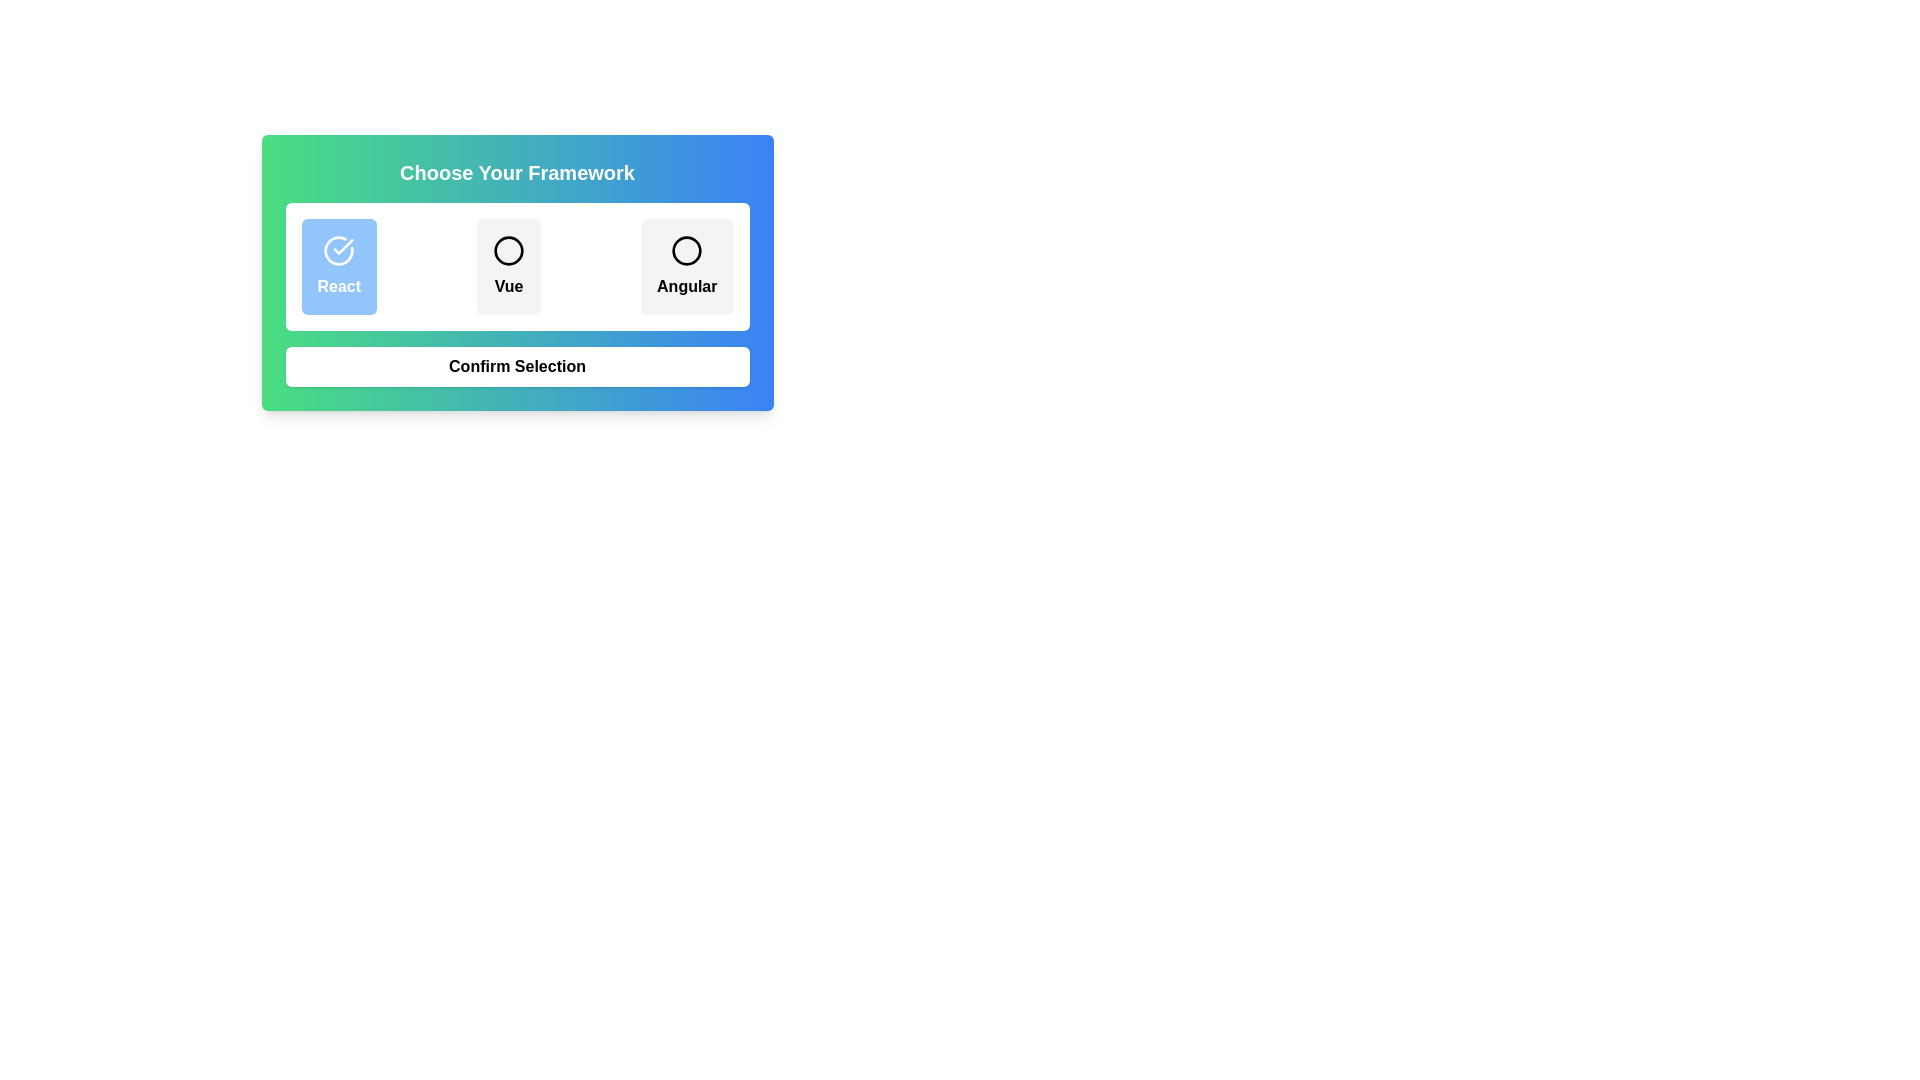 The image size is (1920, 1080). Describe the element at coordinates (339, 265) in the screenshot. I see `the rectangular button labeled 'React' with a blue background and white text` at that location.